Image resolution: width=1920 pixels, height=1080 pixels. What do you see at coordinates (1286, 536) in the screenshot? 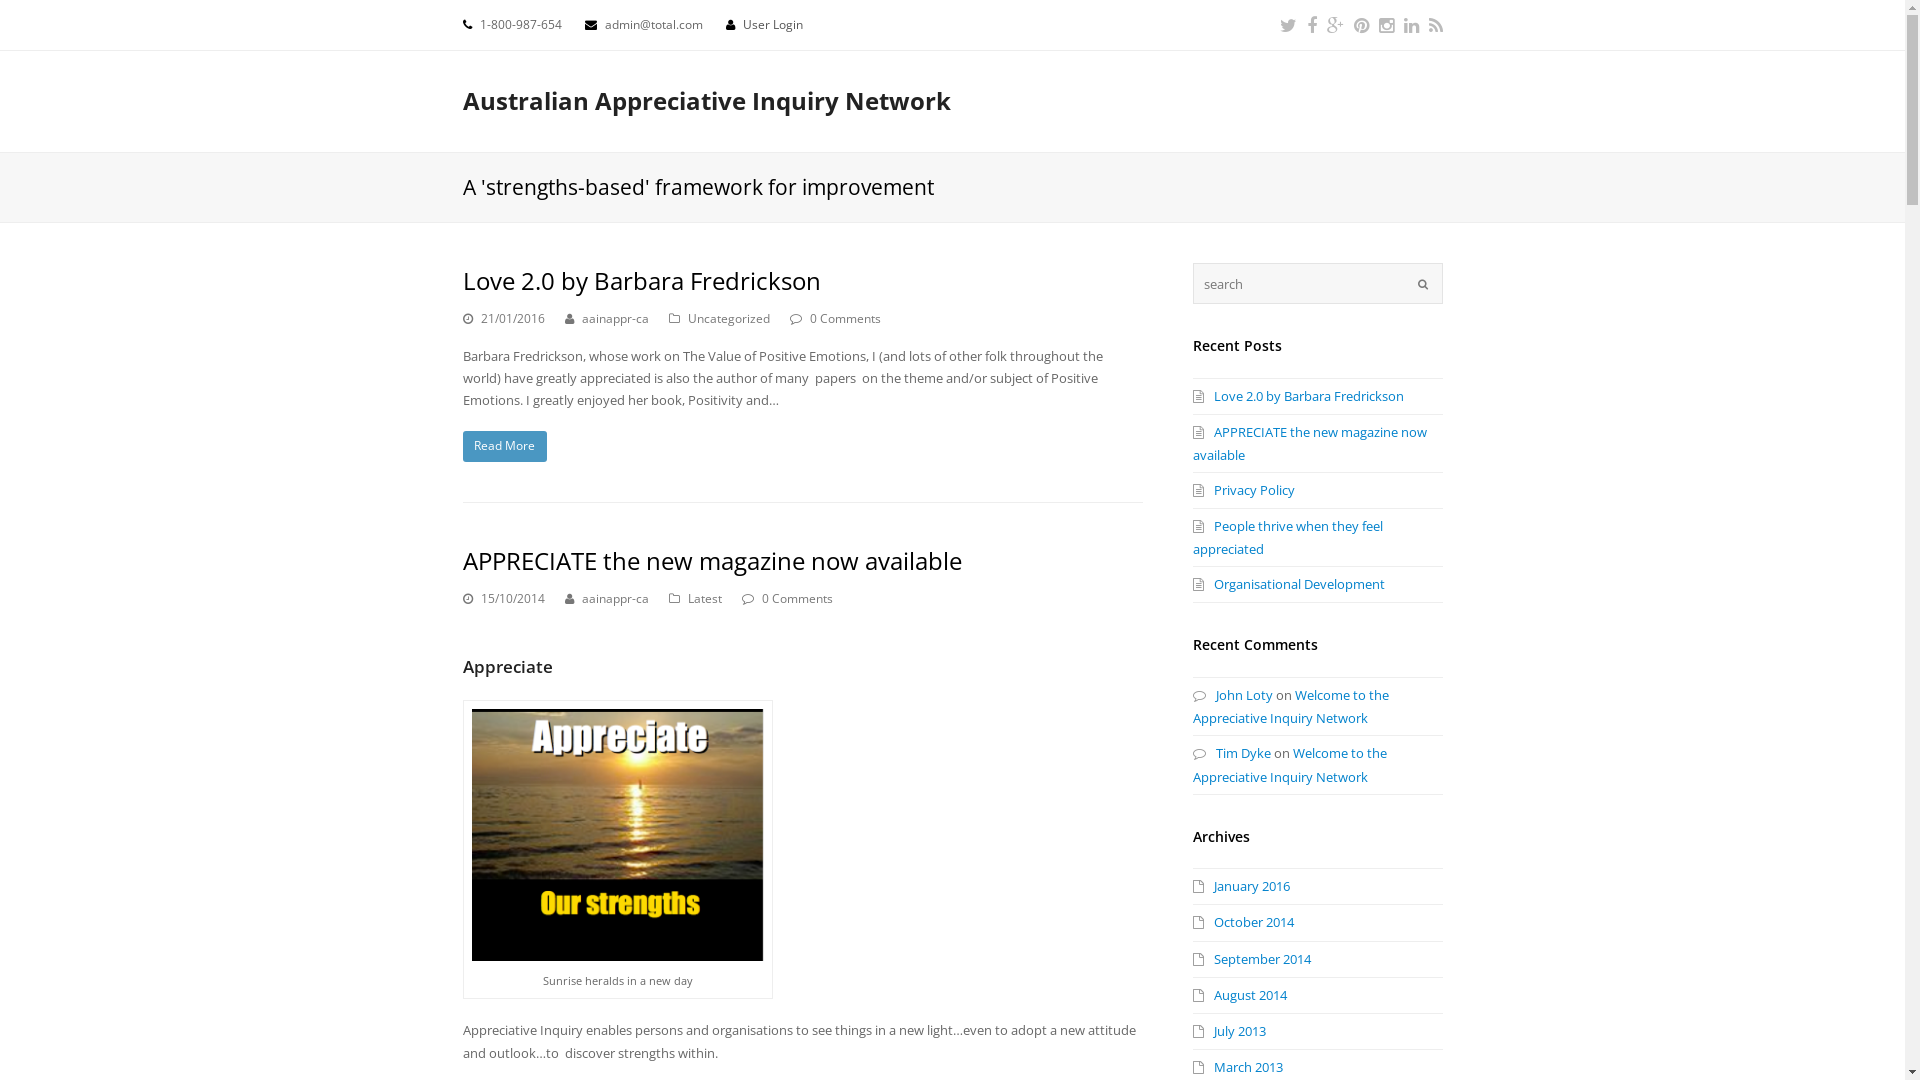
I see `'People thrive when they feel appreciated'` at bounding box center [1286, 536].